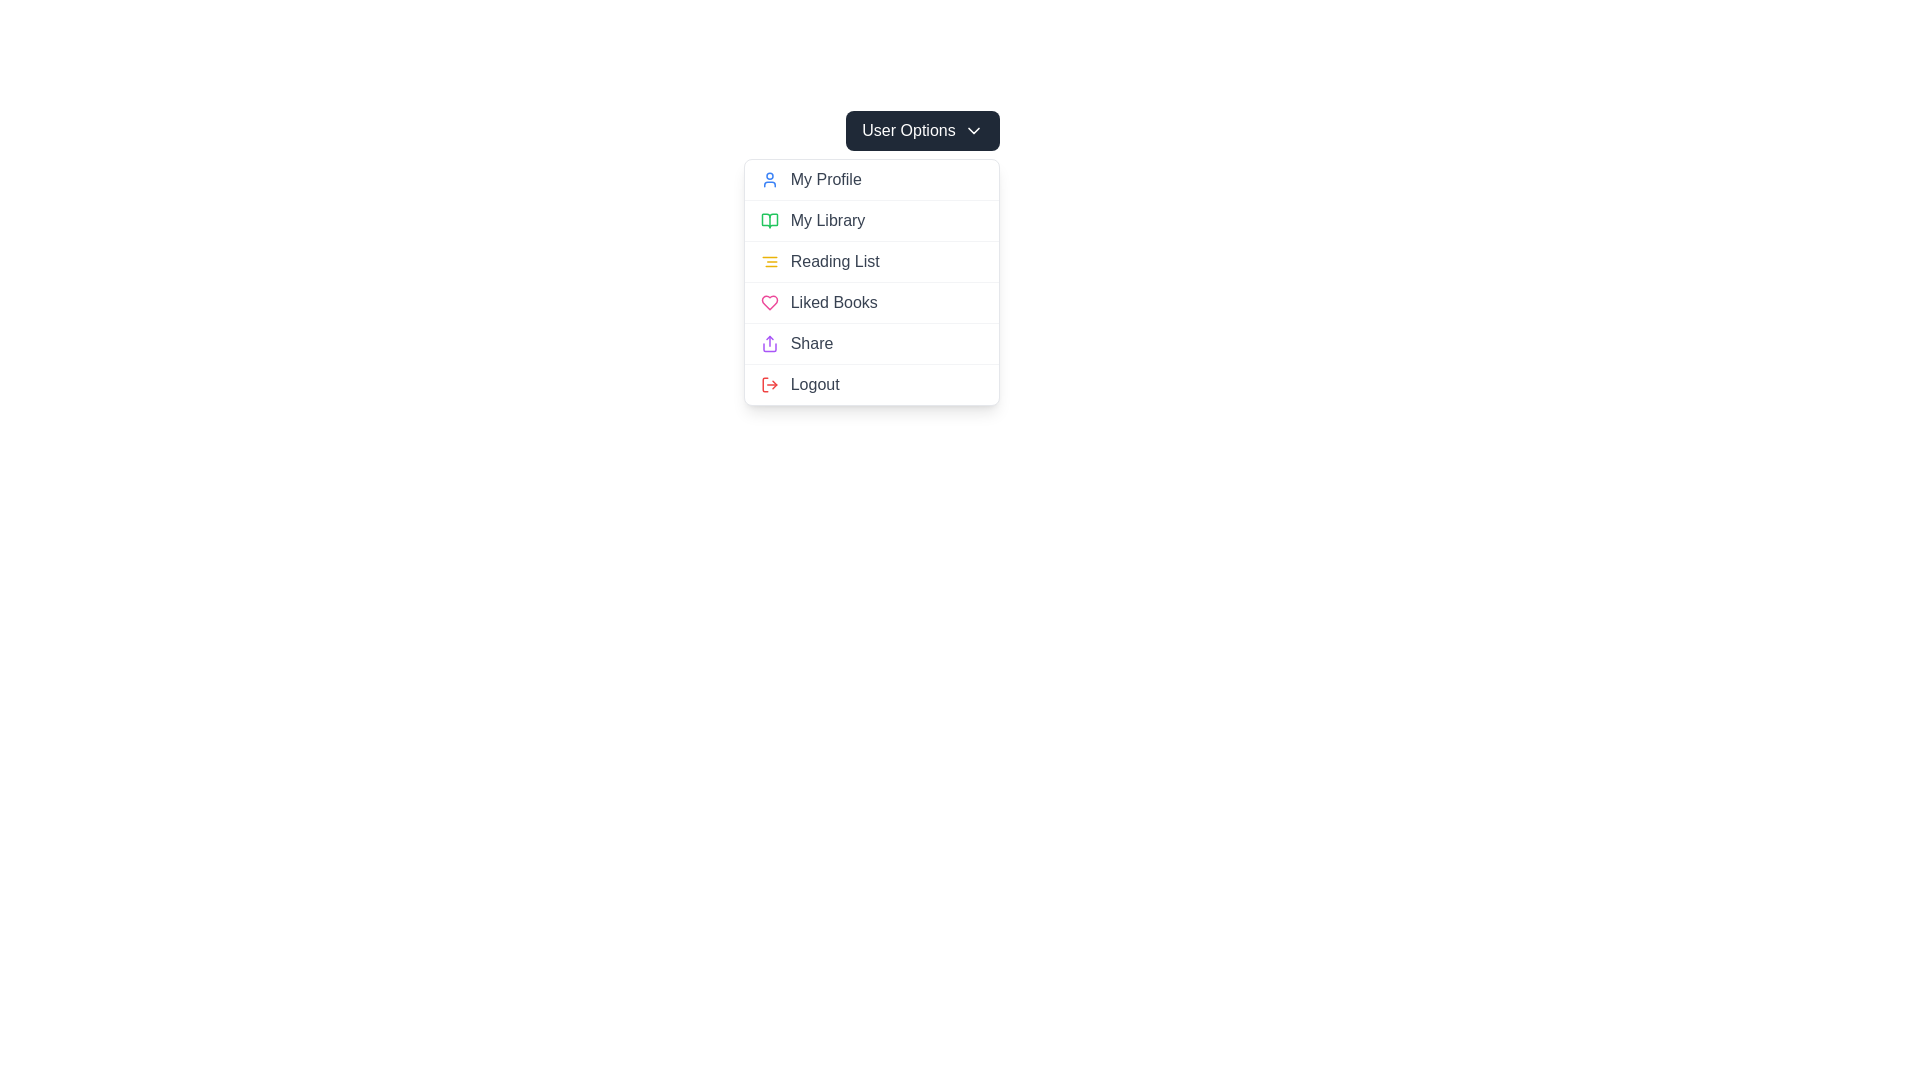  Describe the element at coordinates (871, 220) in the screenshot. I see `the interactive button in the dropdown menu under the 'User Options' that navigates to the library section, positioned between 'My Profile' and 'Reading List'` at that location.